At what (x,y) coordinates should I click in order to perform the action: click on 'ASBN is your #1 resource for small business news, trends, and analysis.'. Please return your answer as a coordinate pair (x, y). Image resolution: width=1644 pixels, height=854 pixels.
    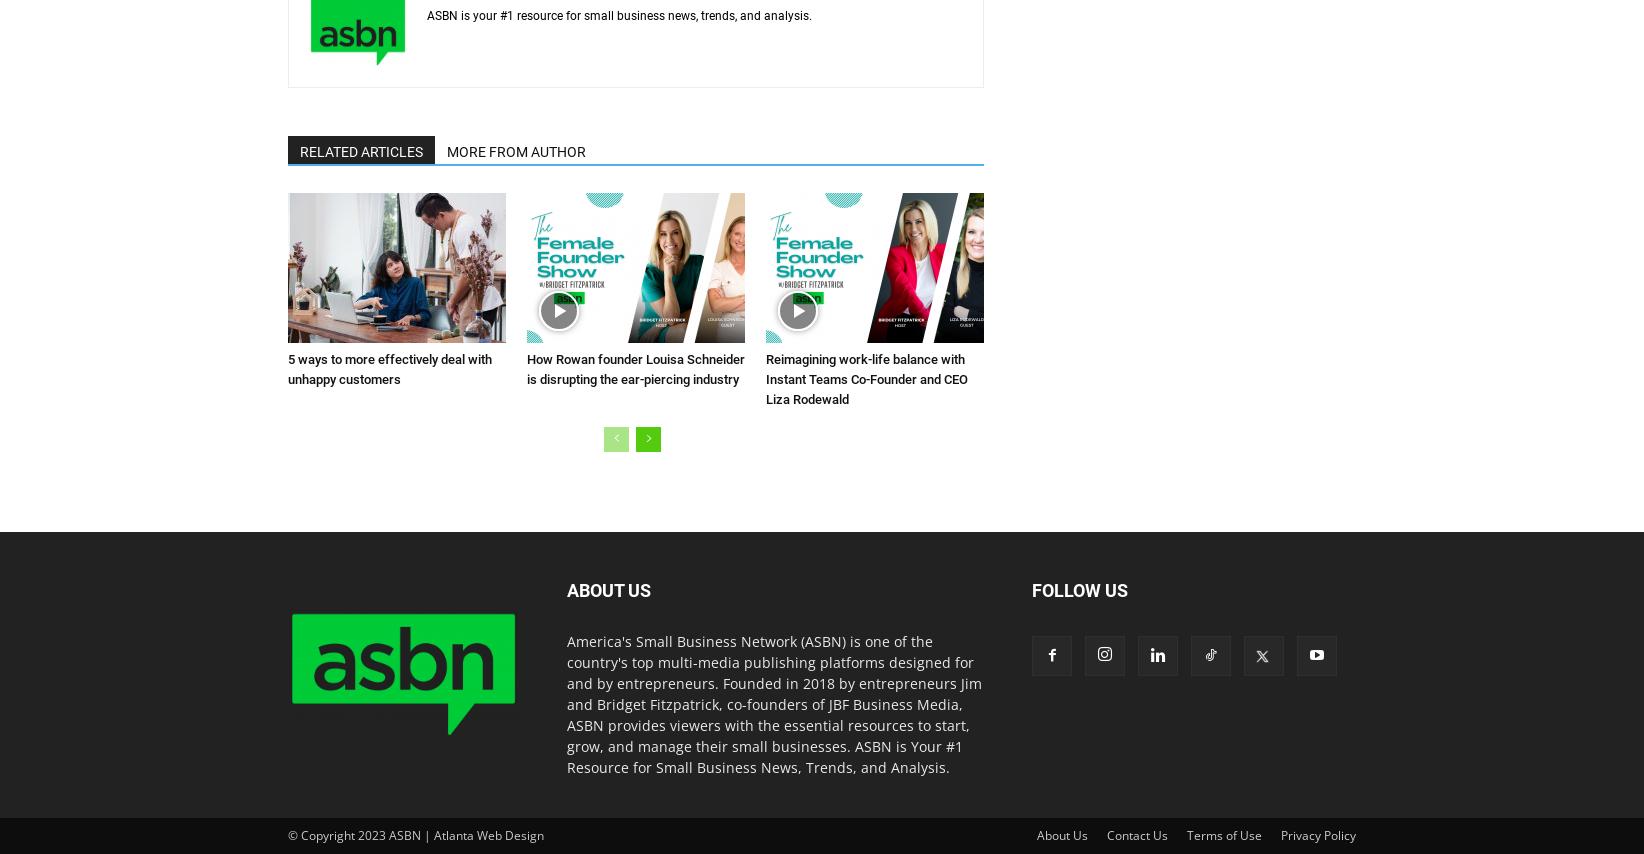
    Looking at the image, I should click on (426, 14).